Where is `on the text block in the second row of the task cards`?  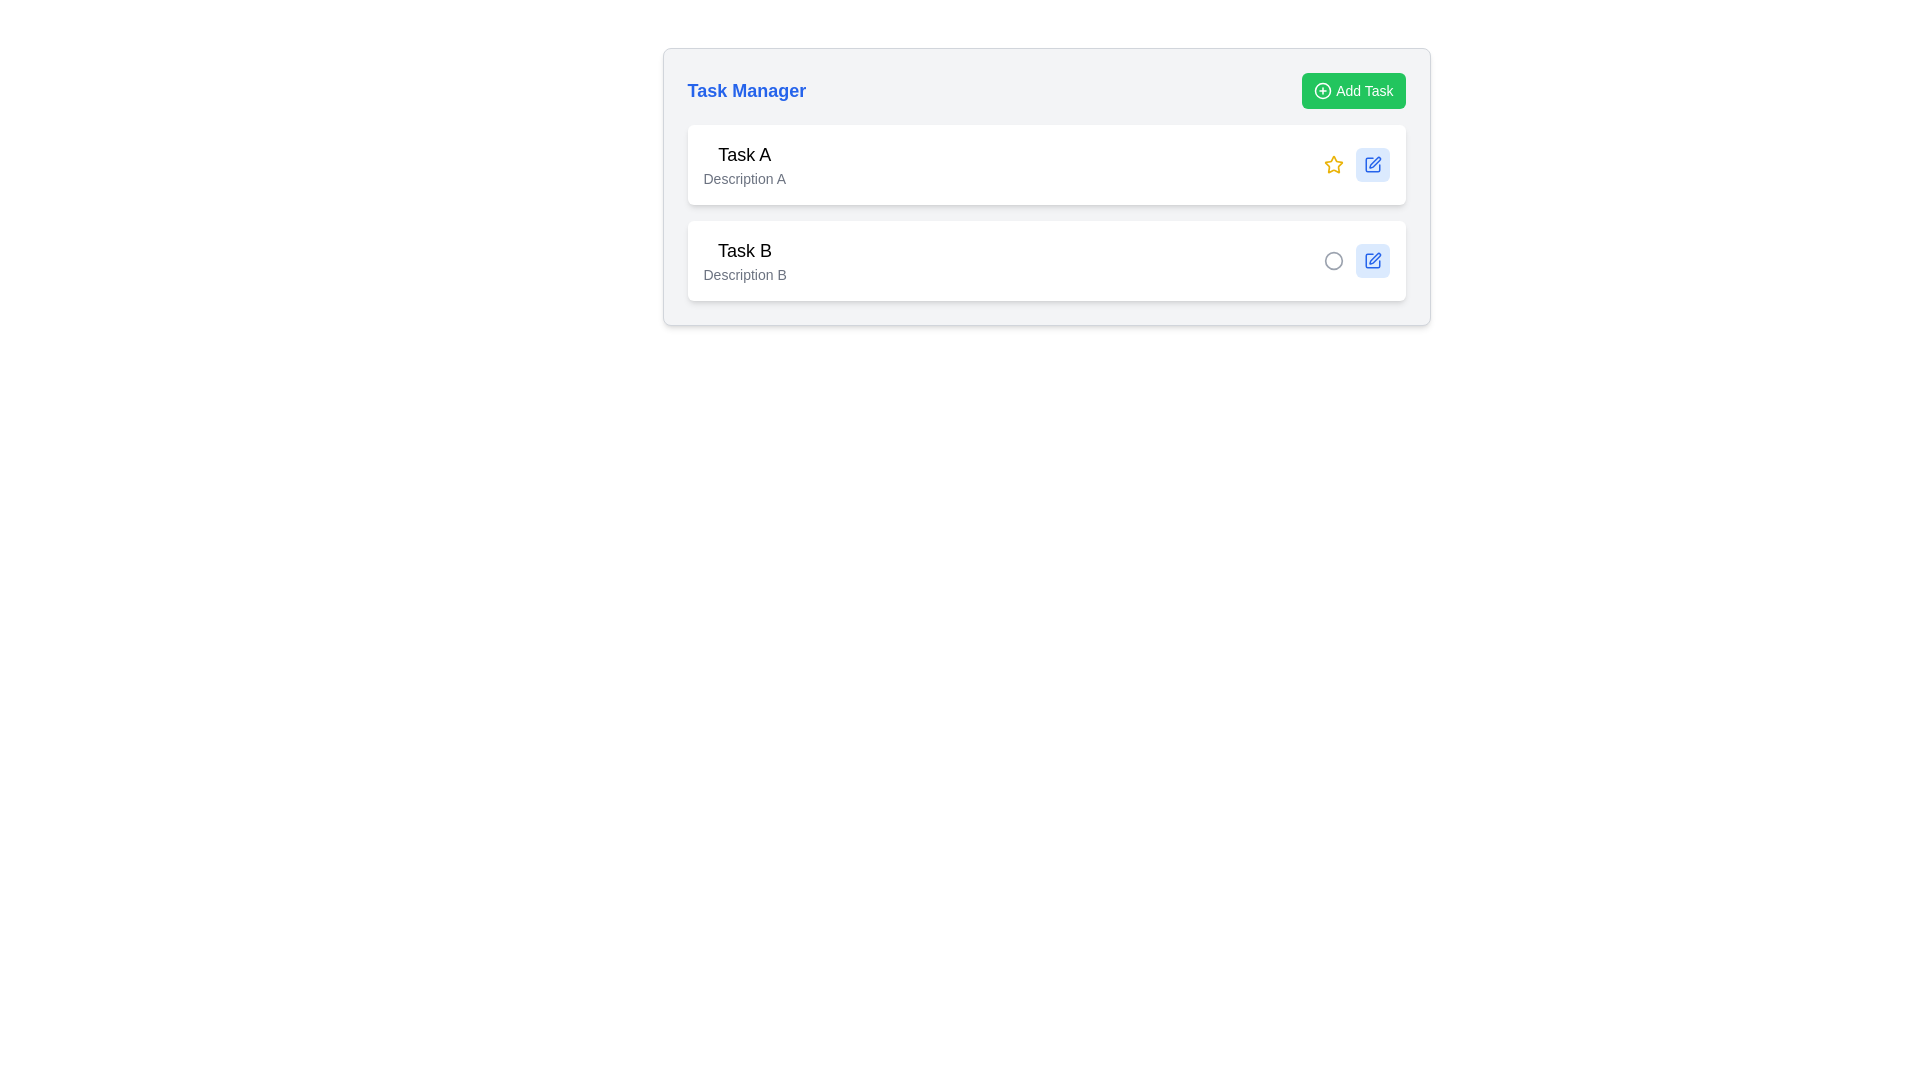
on the text block in the second row of the task cards is located at coordinates (744, 260).